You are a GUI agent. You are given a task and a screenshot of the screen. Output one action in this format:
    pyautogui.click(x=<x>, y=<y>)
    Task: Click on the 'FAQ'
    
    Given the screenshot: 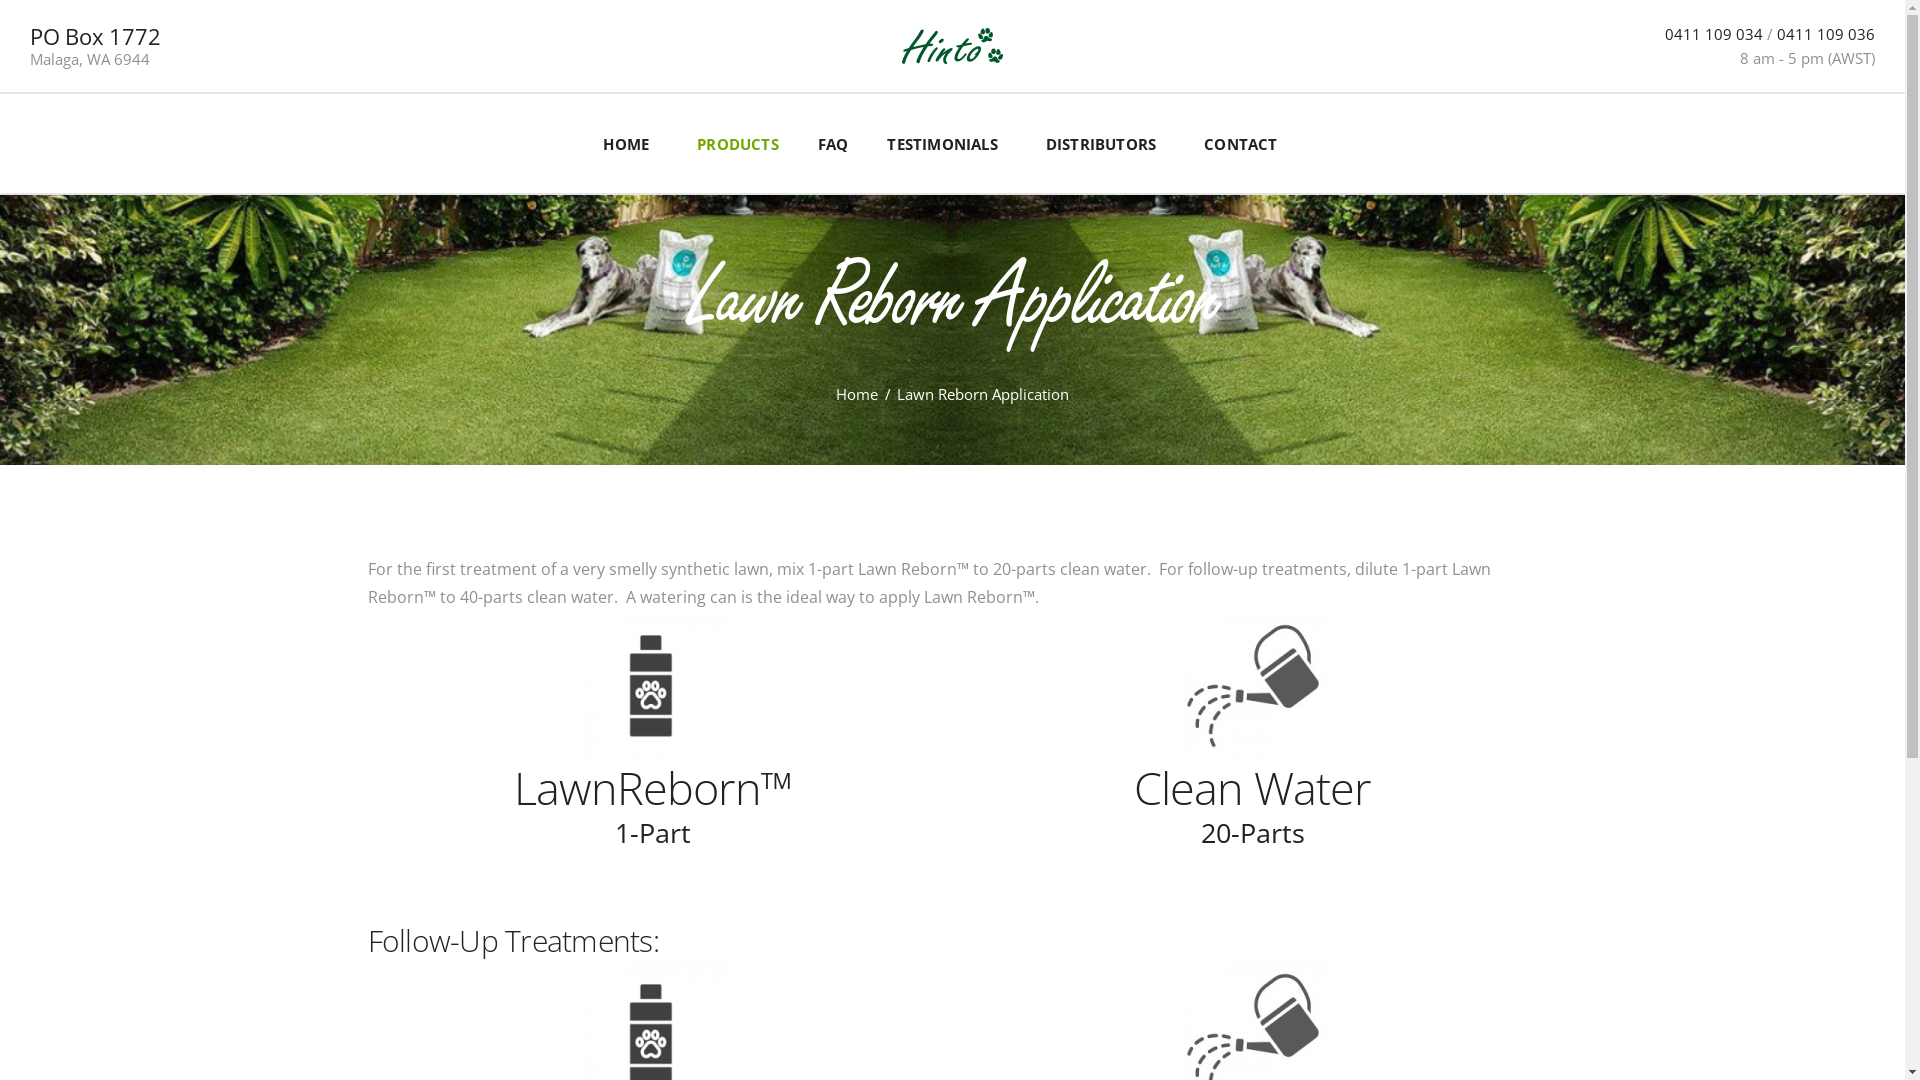 What is the action you would take?
    pyautogui.click(x=792, y=142)
    